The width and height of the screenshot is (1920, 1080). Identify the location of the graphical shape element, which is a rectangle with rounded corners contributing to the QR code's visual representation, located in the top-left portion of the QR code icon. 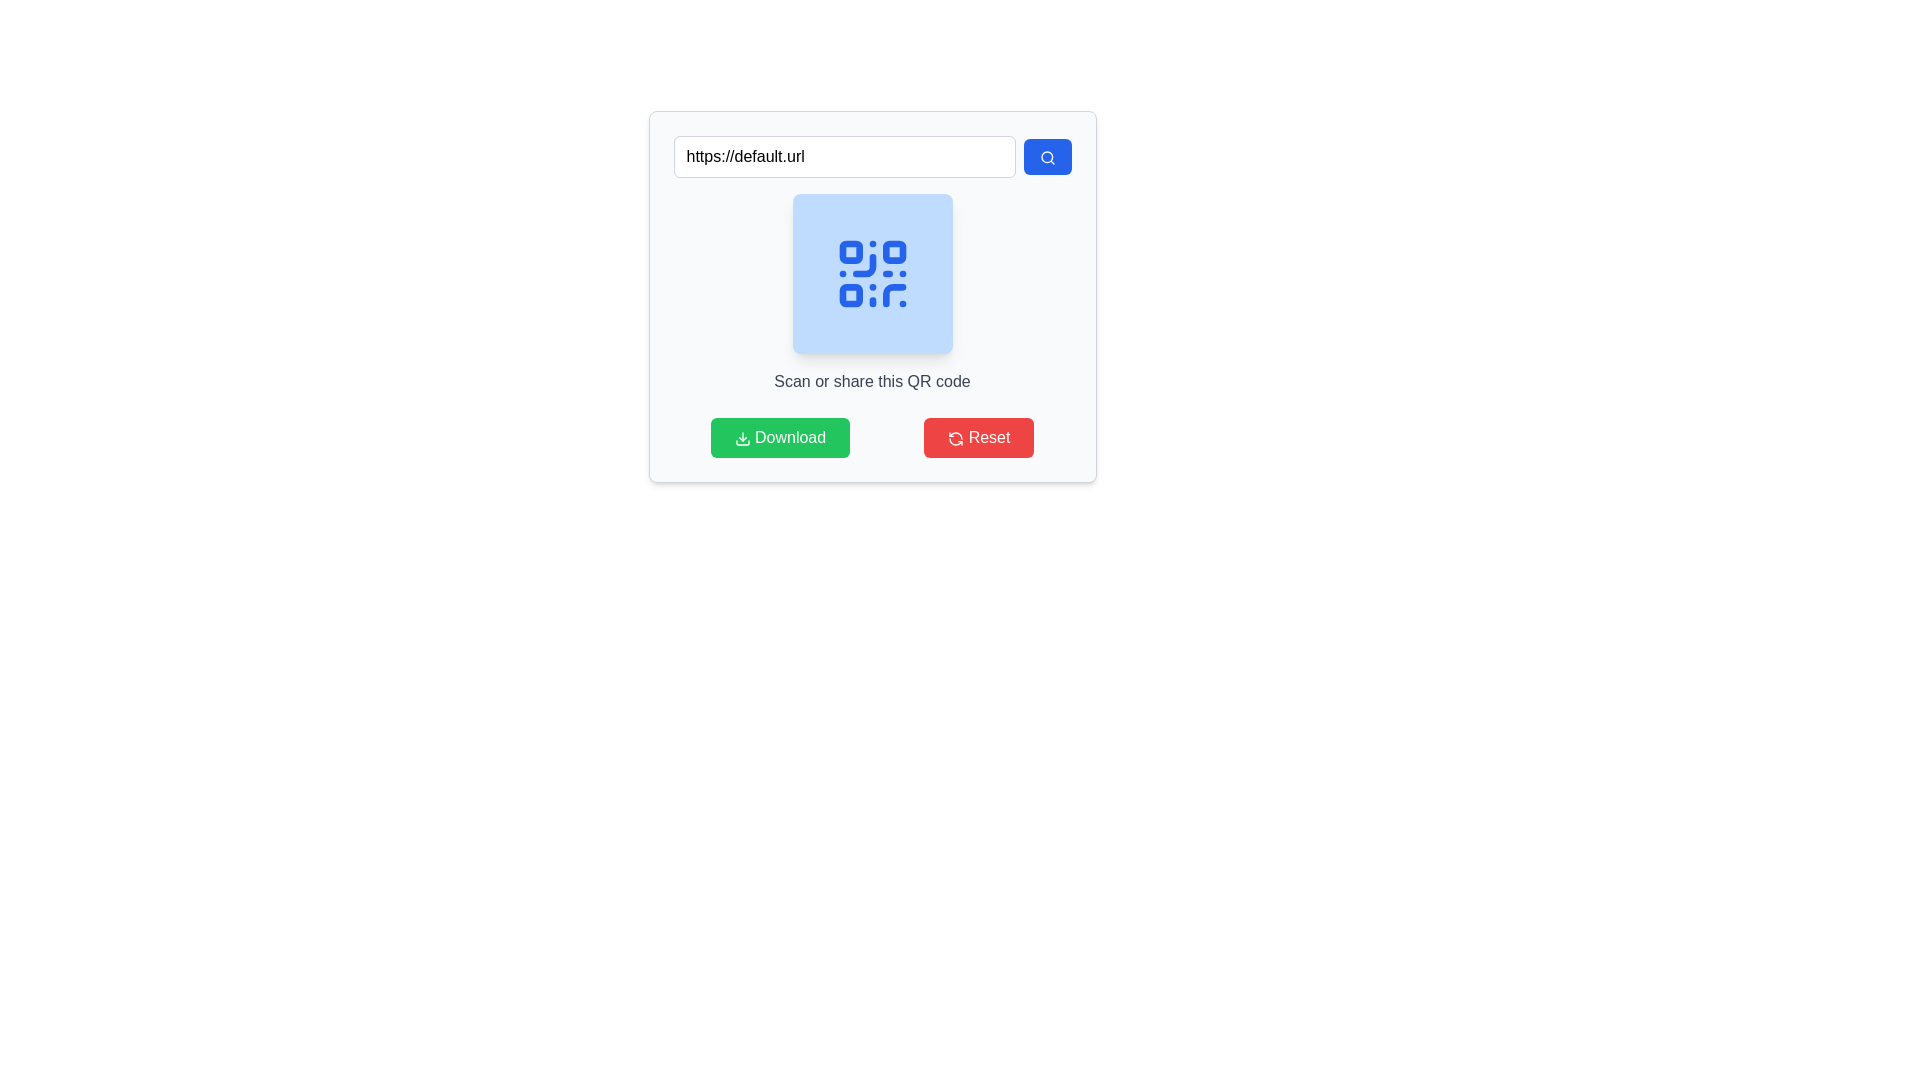
(850, 251).